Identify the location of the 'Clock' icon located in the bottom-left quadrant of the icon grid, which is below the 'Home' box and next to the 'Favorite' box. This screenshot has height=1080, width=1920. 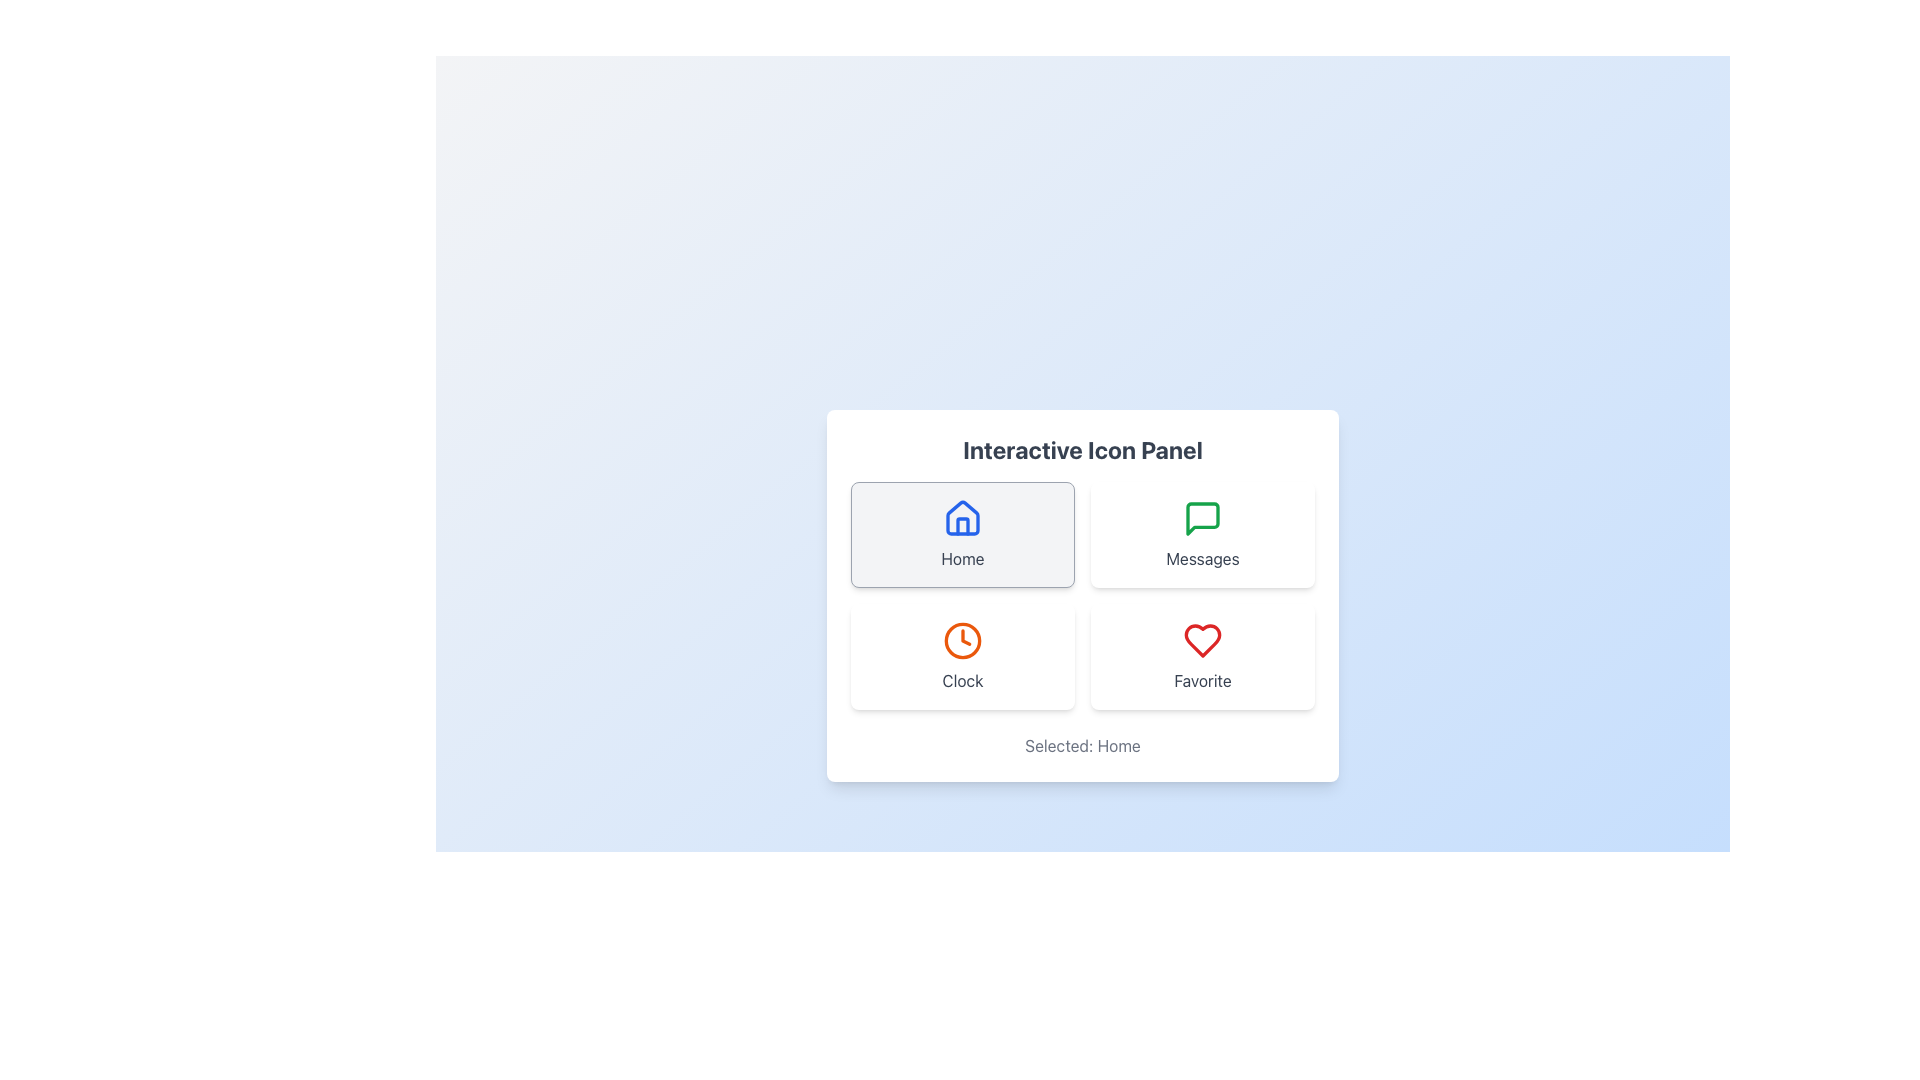
(963, 640).